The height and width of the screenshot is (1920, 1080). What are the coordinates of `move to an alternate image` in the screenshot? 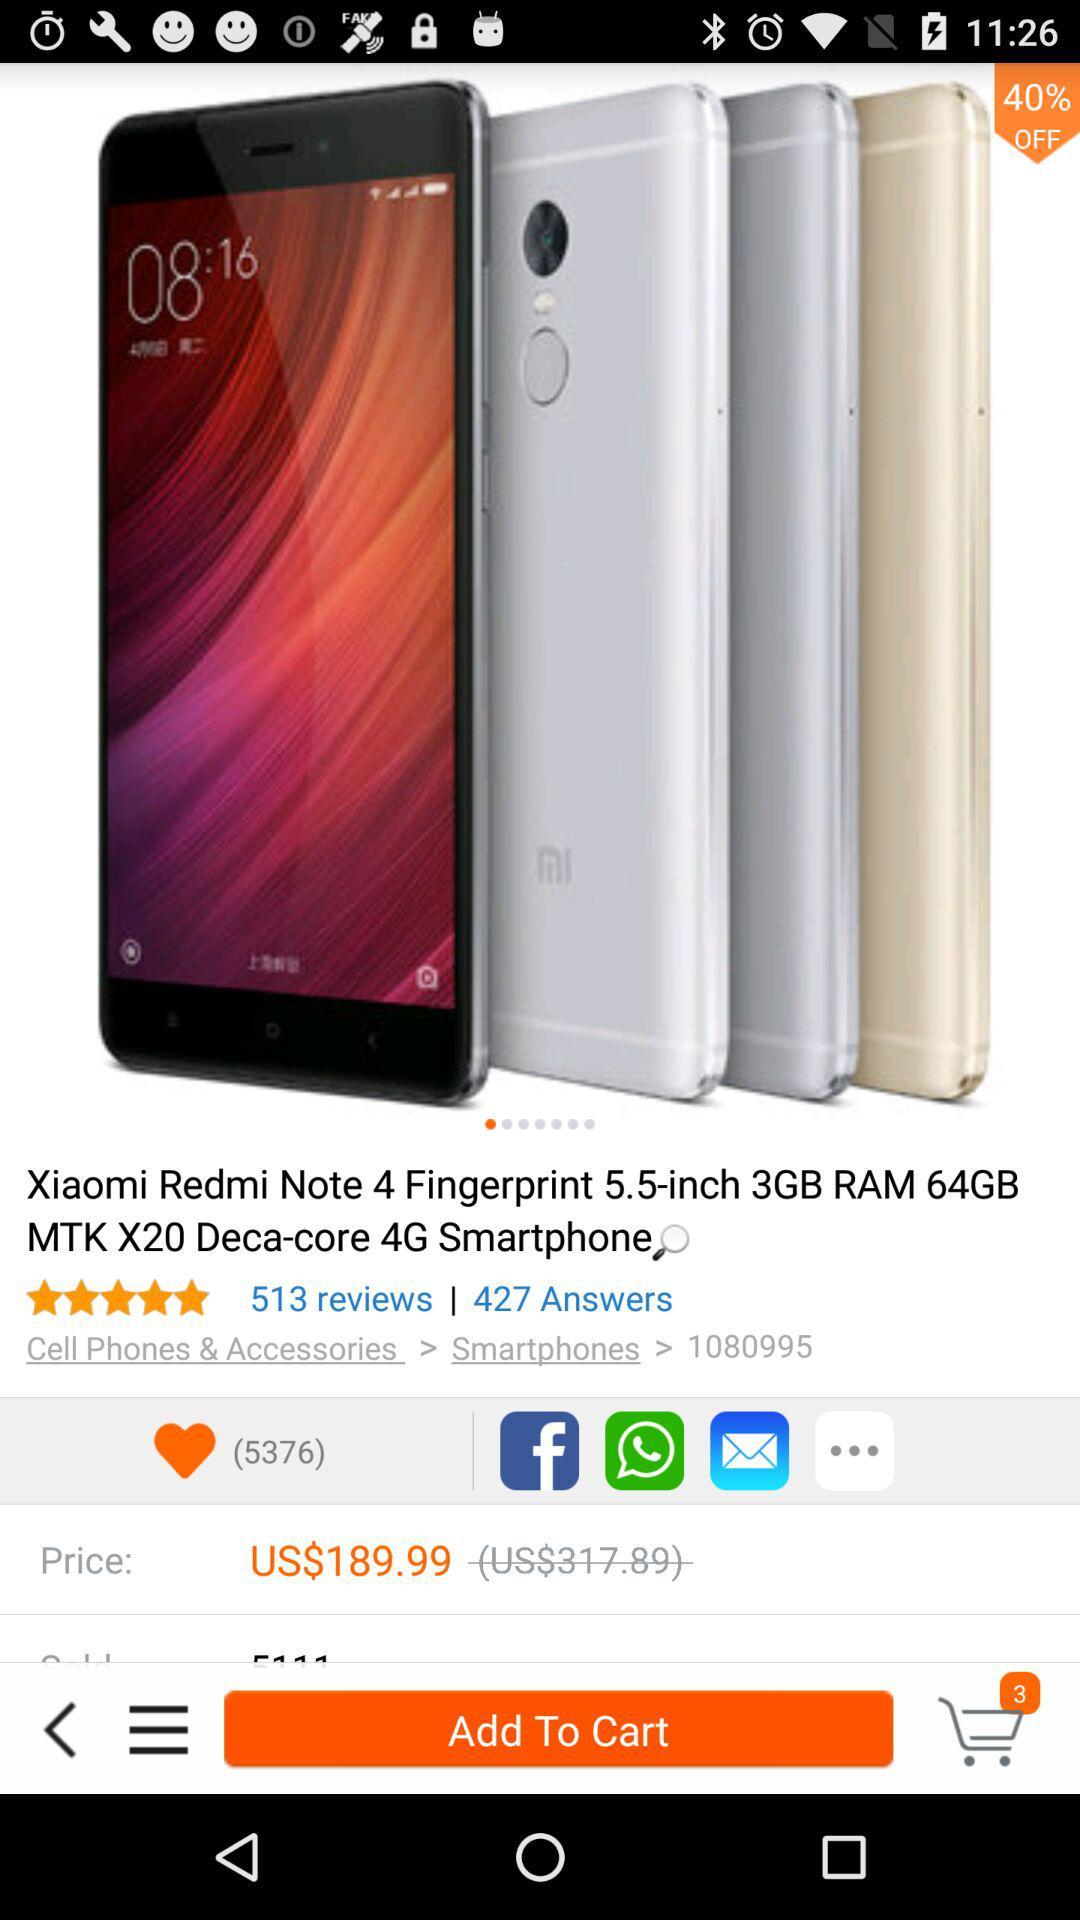 It's located at (588, 1124).